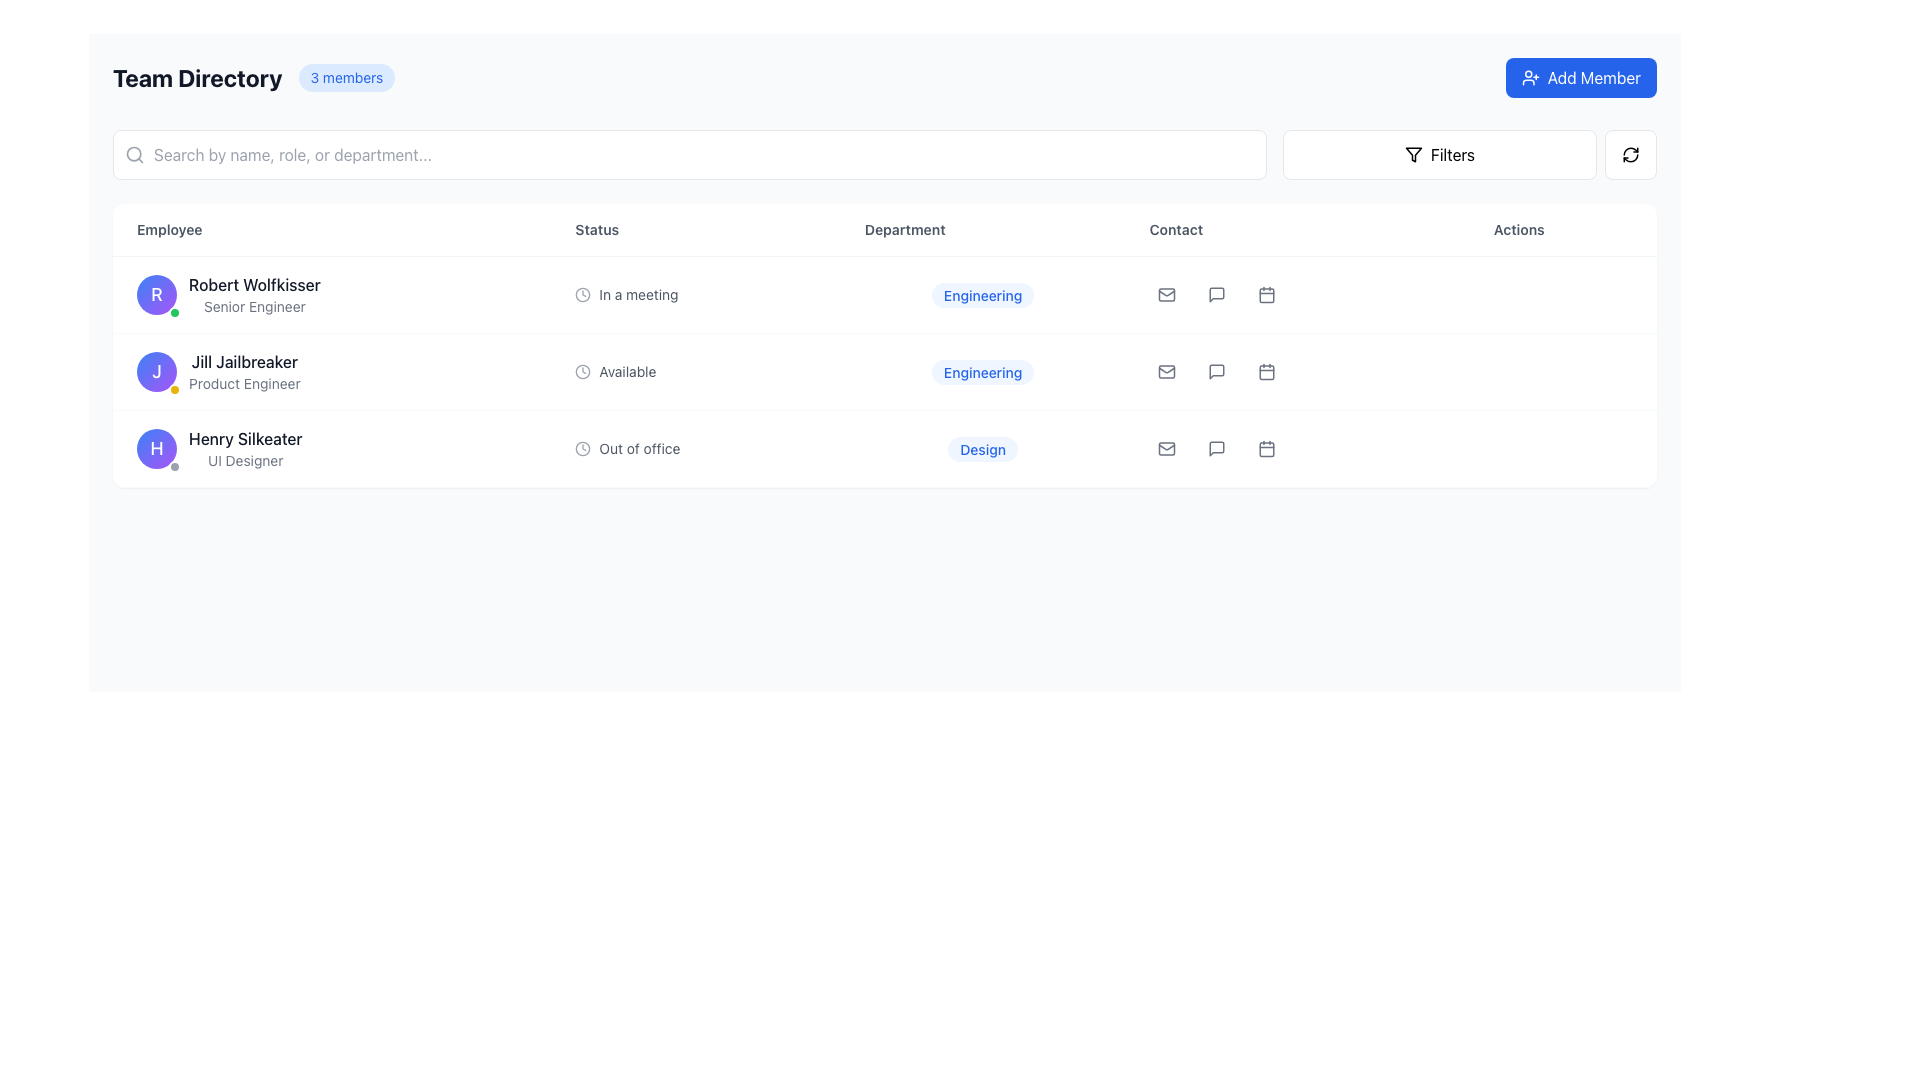  What do you see at coordinates (253, 76) in the screenshot?
I see `section header element titled 'Team Directory' with additional information about '3 members' for informational purposes` at bounding box center [253, 76].